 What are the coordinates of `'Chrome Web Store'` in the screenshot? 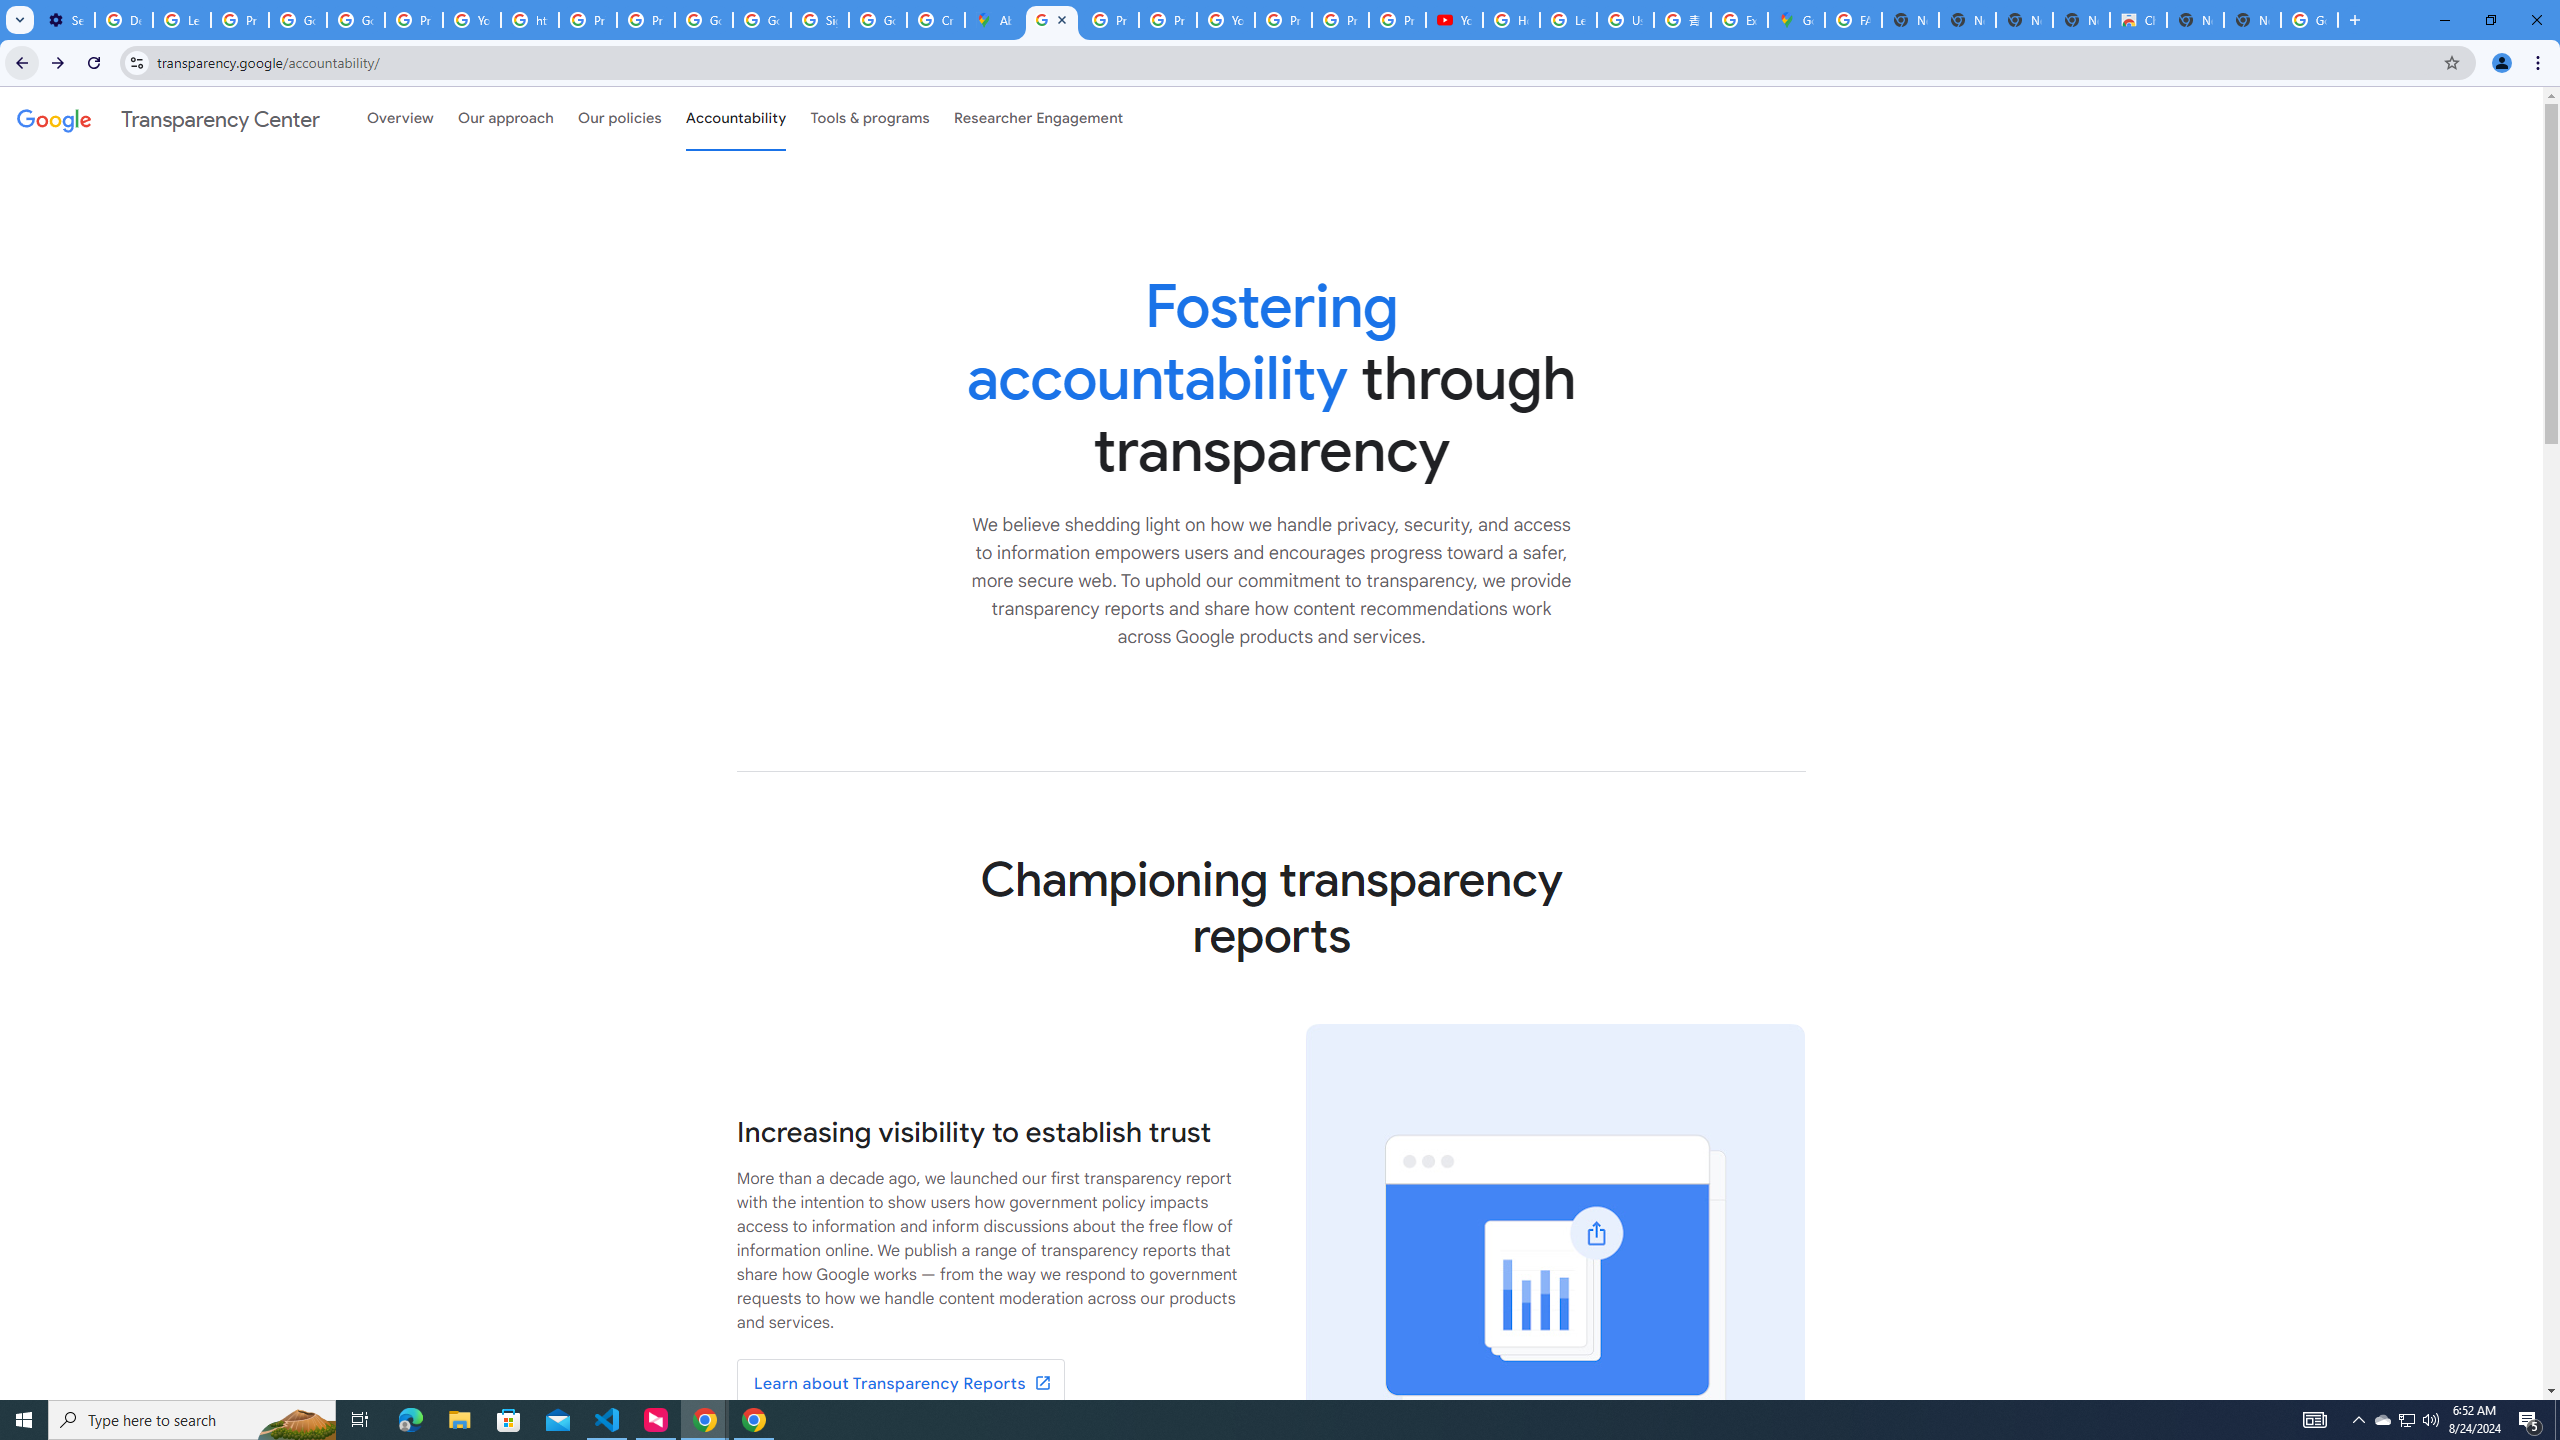 It's located at (2137, 19).